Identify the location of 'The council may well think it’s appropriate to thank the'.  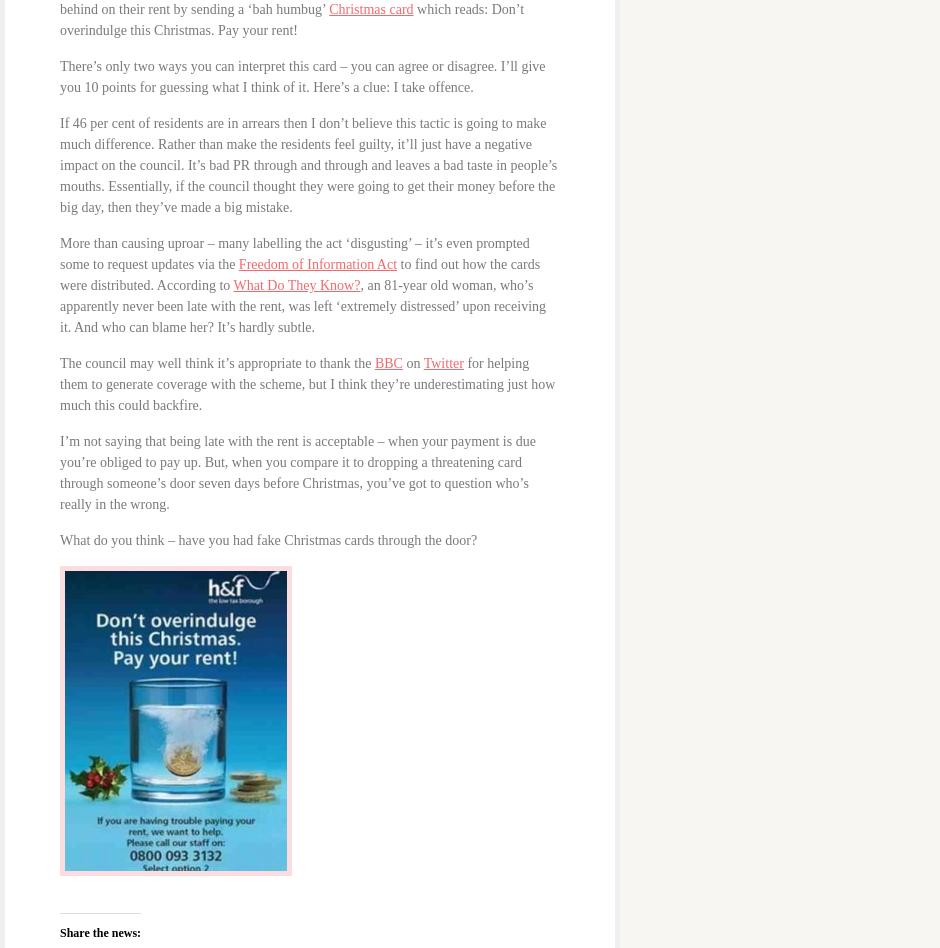
(216, 361).